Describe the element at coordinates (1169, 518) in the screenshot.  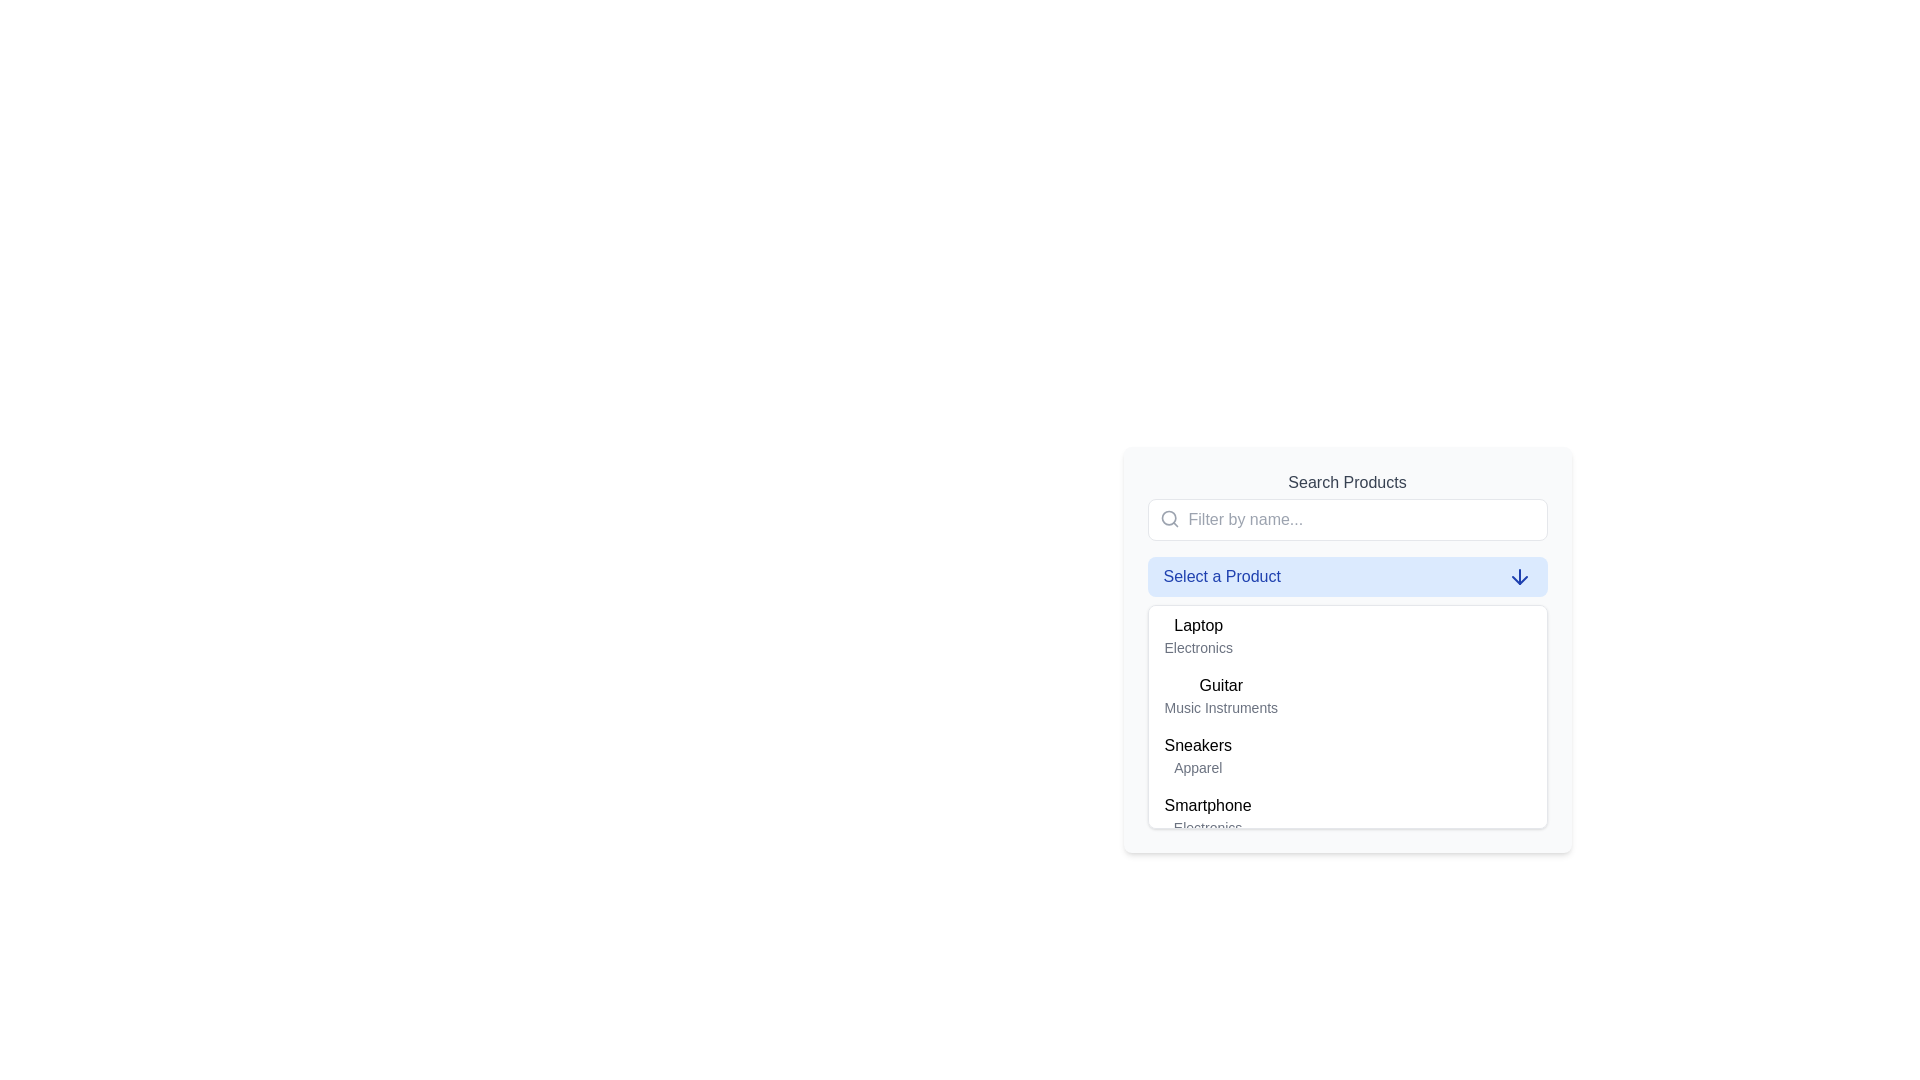
I see `the search icon located on the left side of the 'Filter by name...' text input field at the top of the form element` at that location.